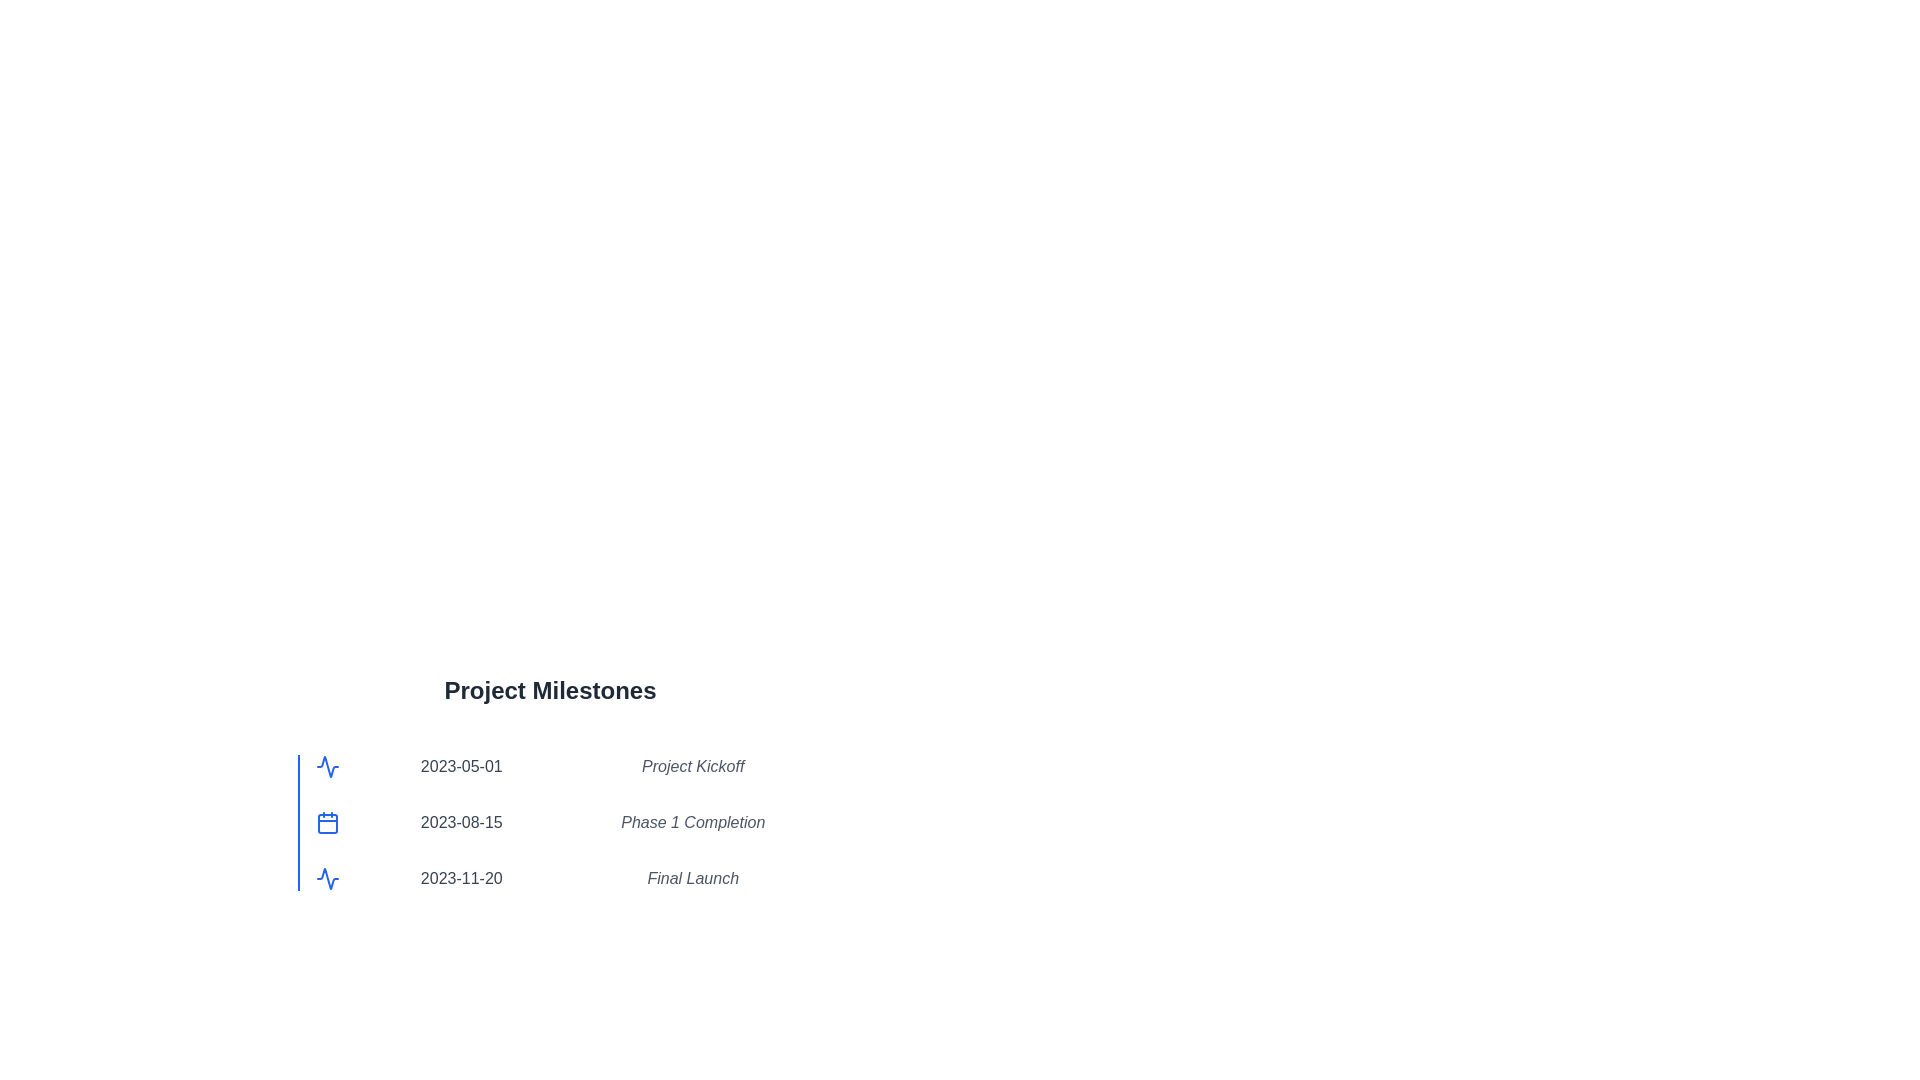 Image resolution: width=1920 pixels, height=1080 pixels. What do you see at coordinates (460, 878) in the screenshot?
I see `the text label displaying '2023-11-20' which is styled in gray and aligned with milestone data, located in the bottom row of project milestones` at bounding box center [460, 878].